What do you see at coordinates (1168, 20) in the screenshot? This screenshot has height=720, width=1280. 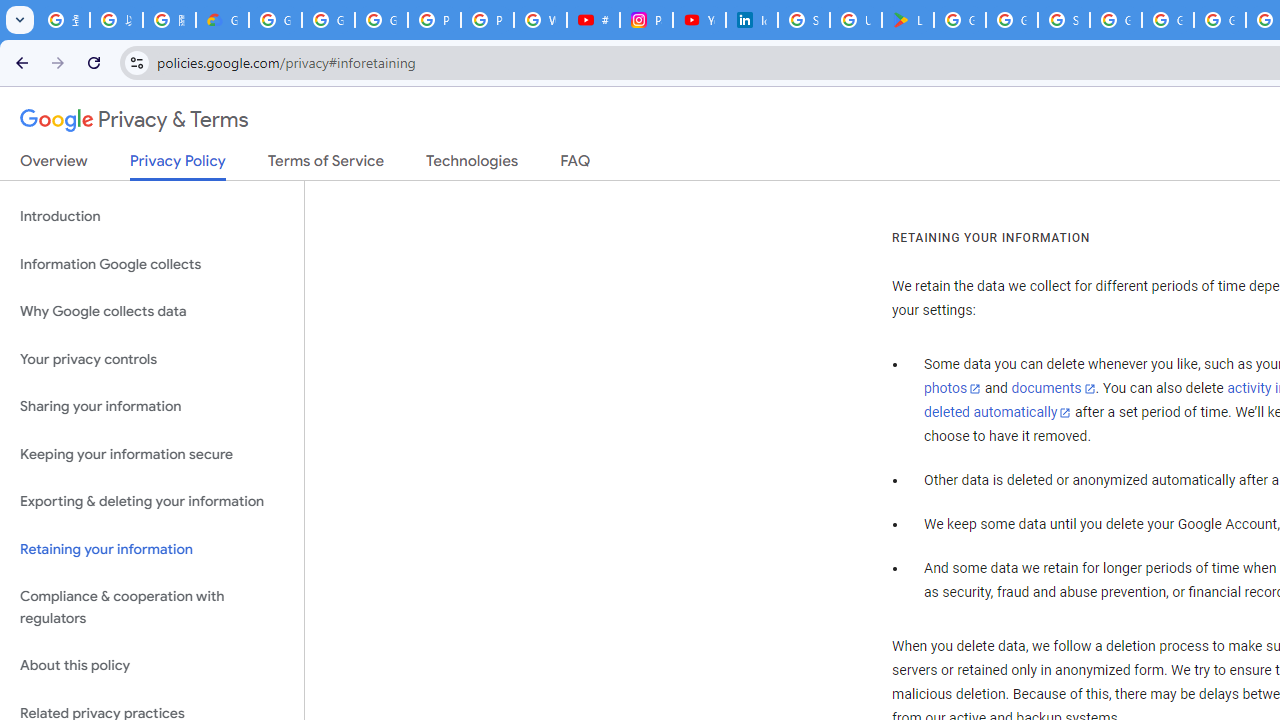 I see `'Google Cloud Platform'` at bounding box center [1168, 20].